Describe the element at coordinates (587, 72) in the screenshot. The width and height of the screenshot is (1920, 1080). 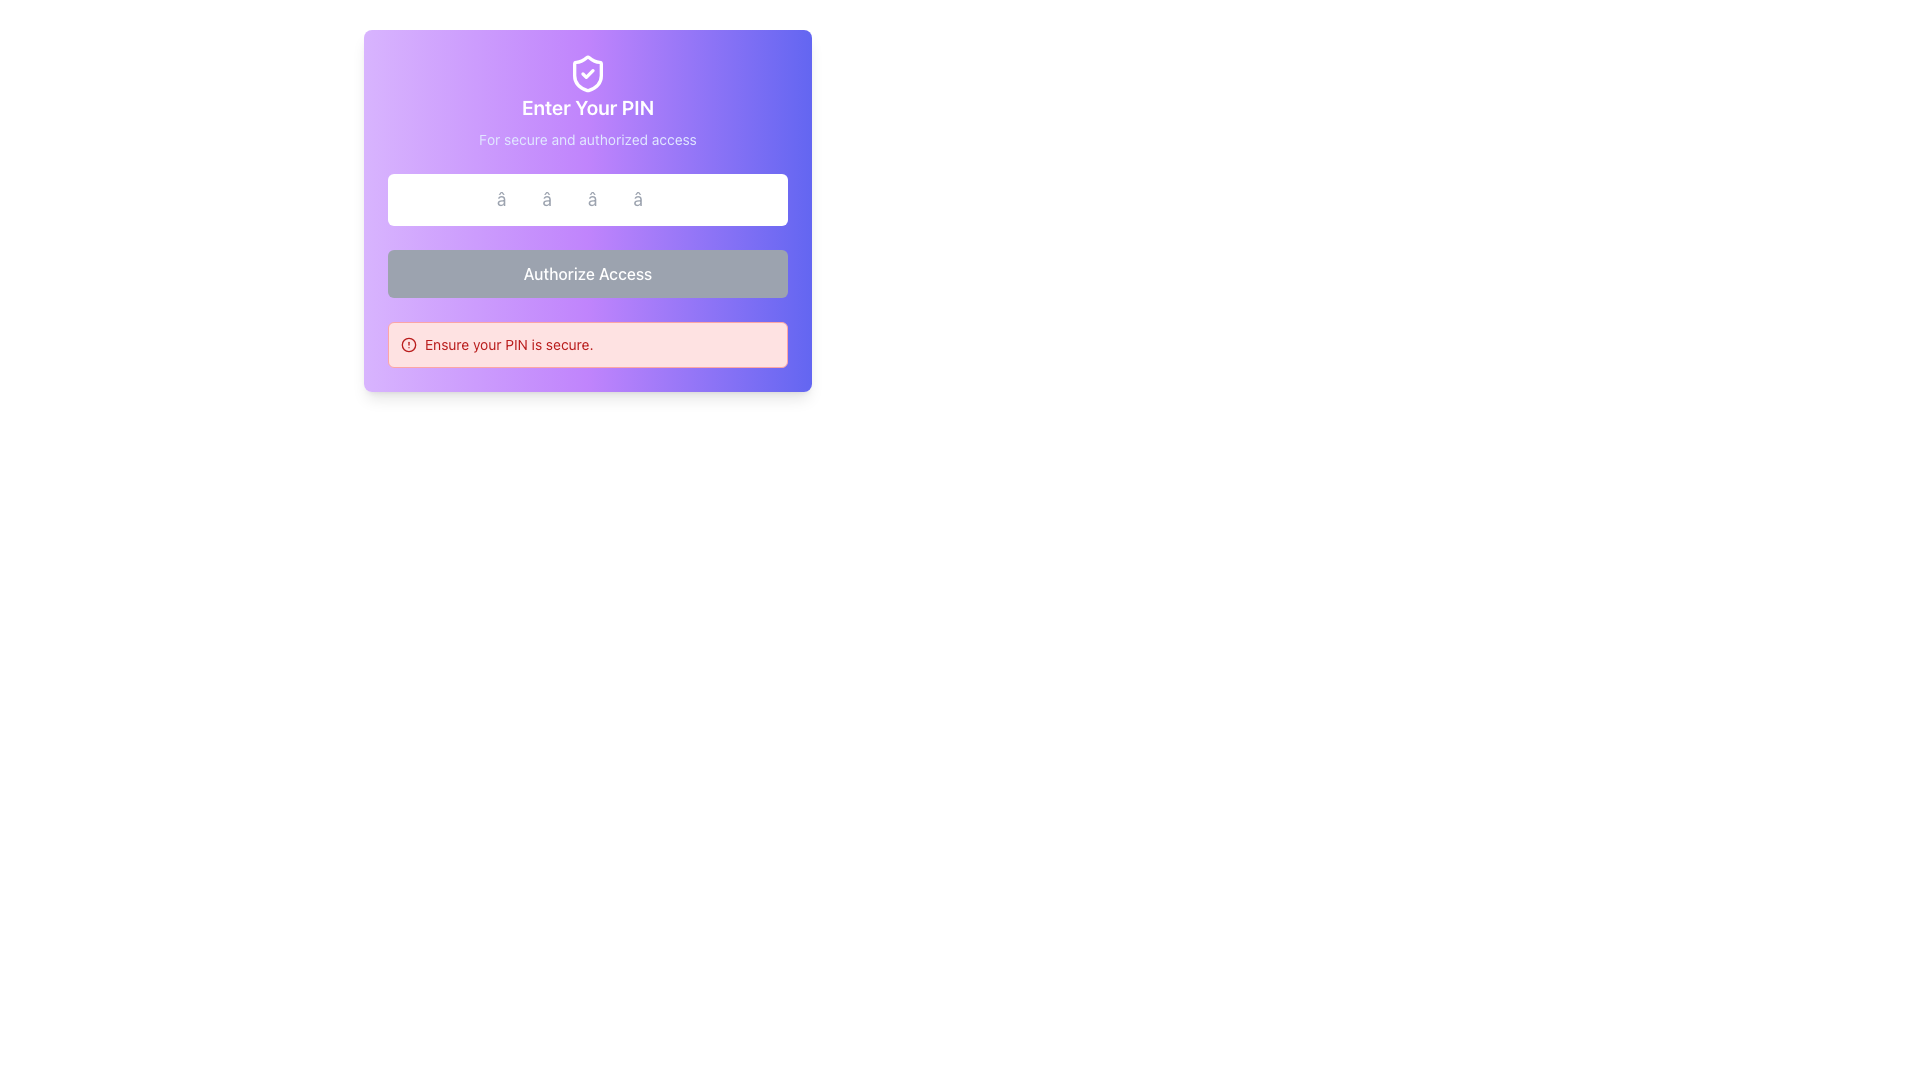
I see `the security icon located at the top of the login form, centered above the 'Enter Your PIN' text, to reassure the user of the secure access process` at that location.